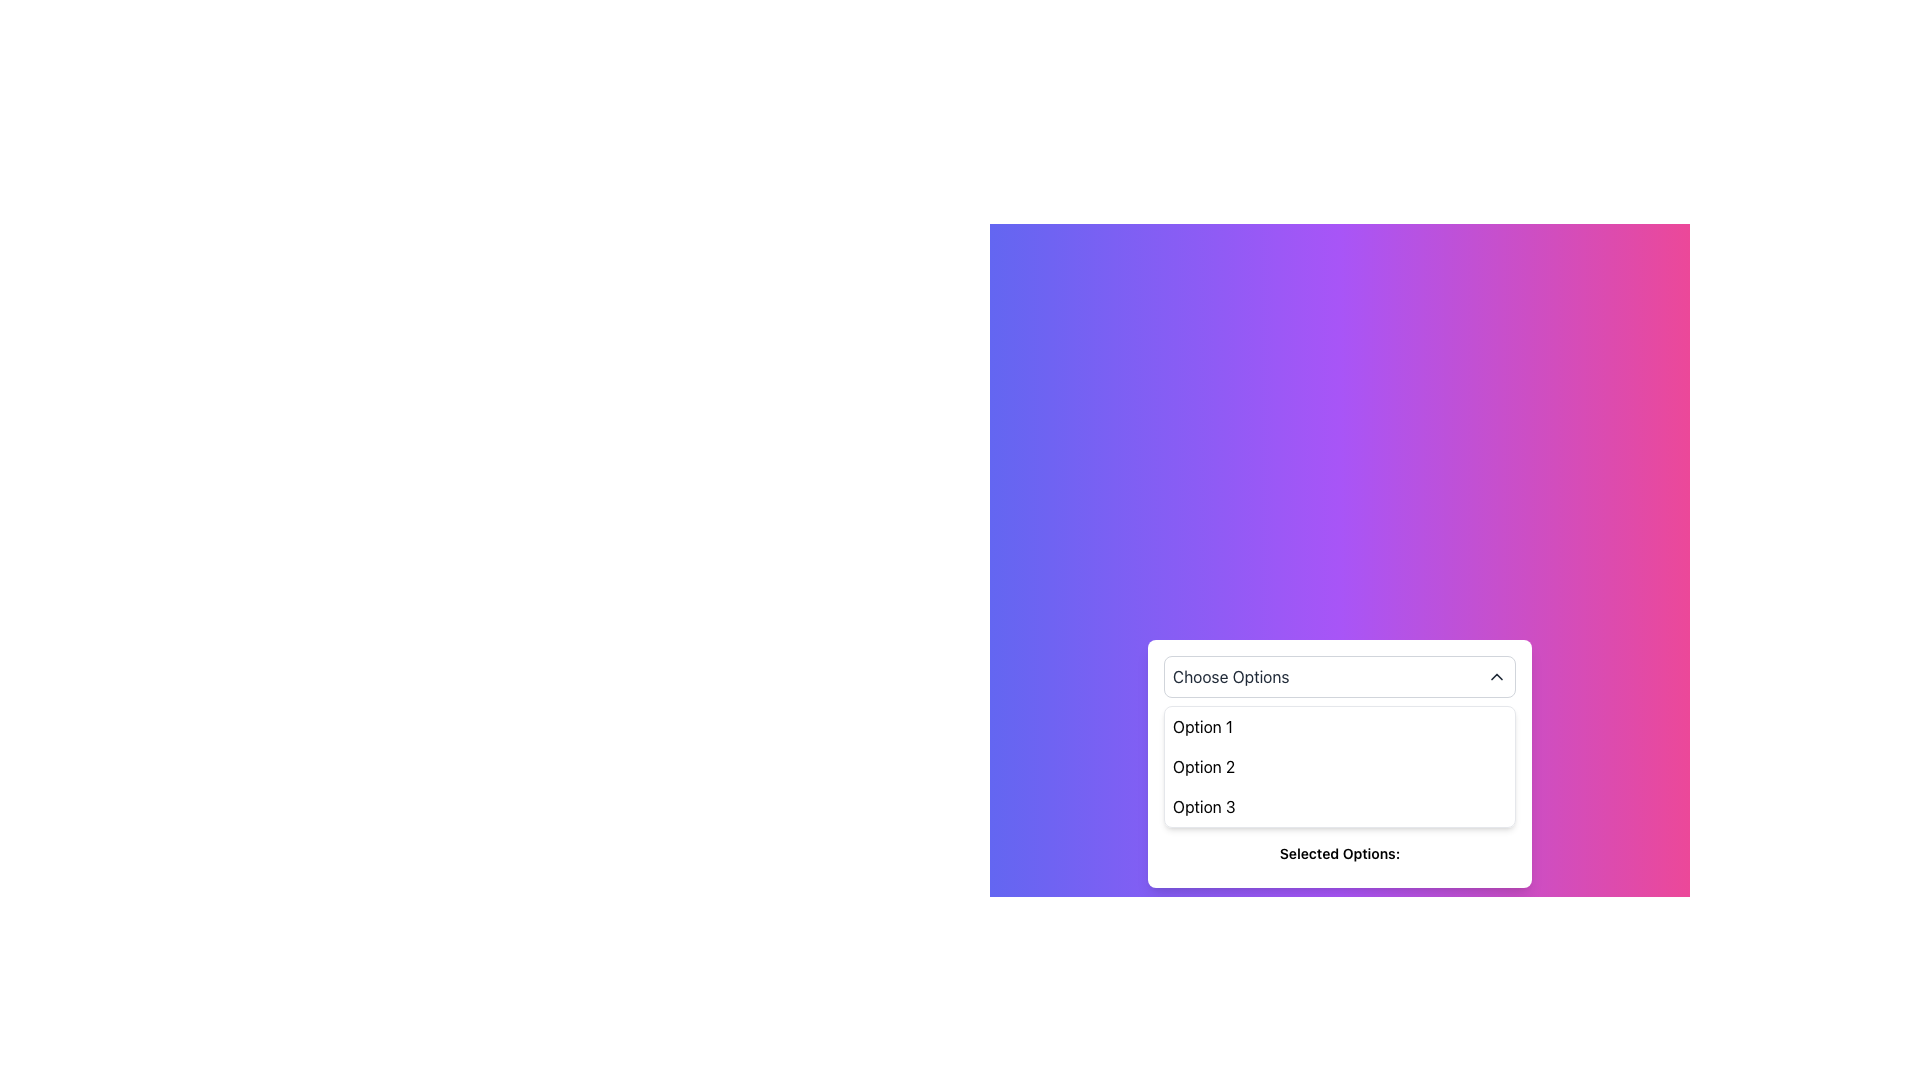 Image resolution: width=1920 pixels, height=1080 pixels. Describe the element at coordinates (1497, 676) in the screenshot. I see `the downward-pointing chevron icon next to the 'Choose Options' text` at that location.